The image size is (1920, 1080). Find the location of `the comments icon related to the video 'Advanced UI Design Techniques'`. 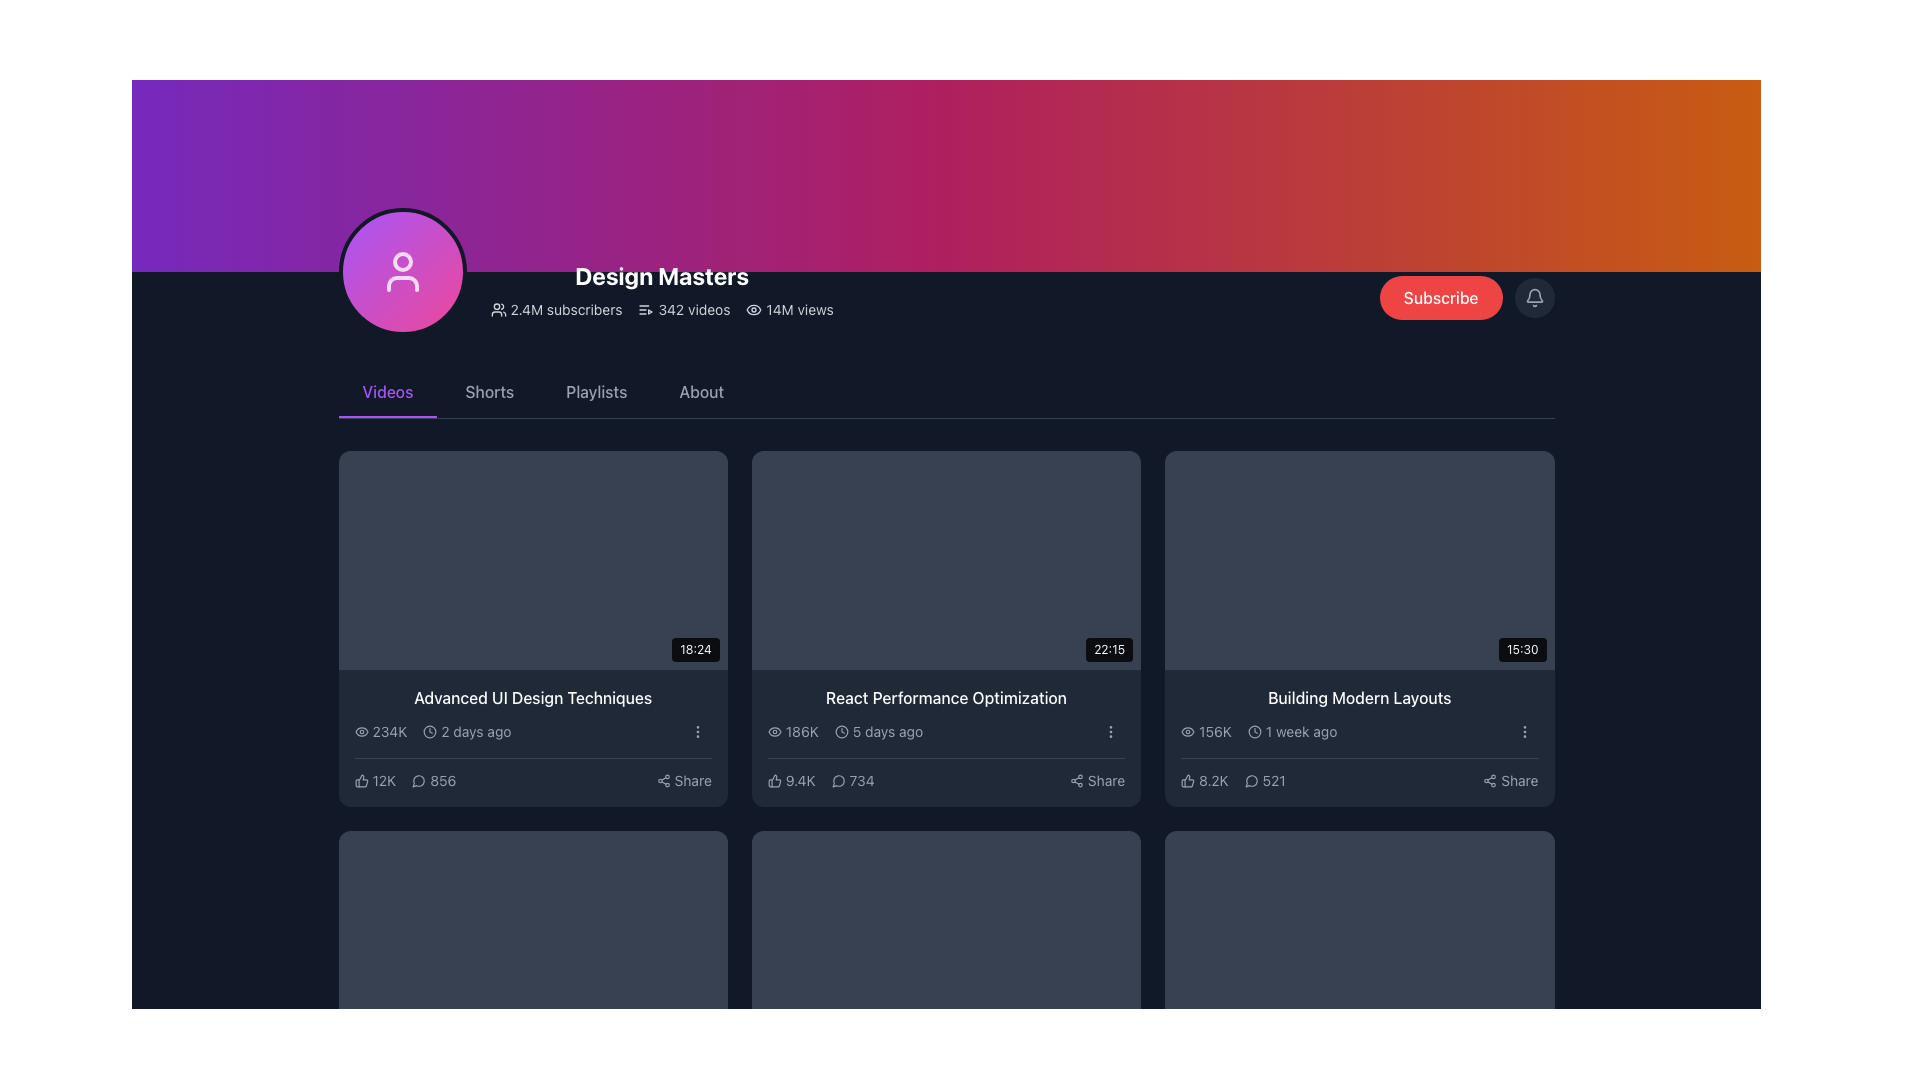

the comments icon related to the video 'Advanced UI Design Techniques' is located at coordinates (417, 780).